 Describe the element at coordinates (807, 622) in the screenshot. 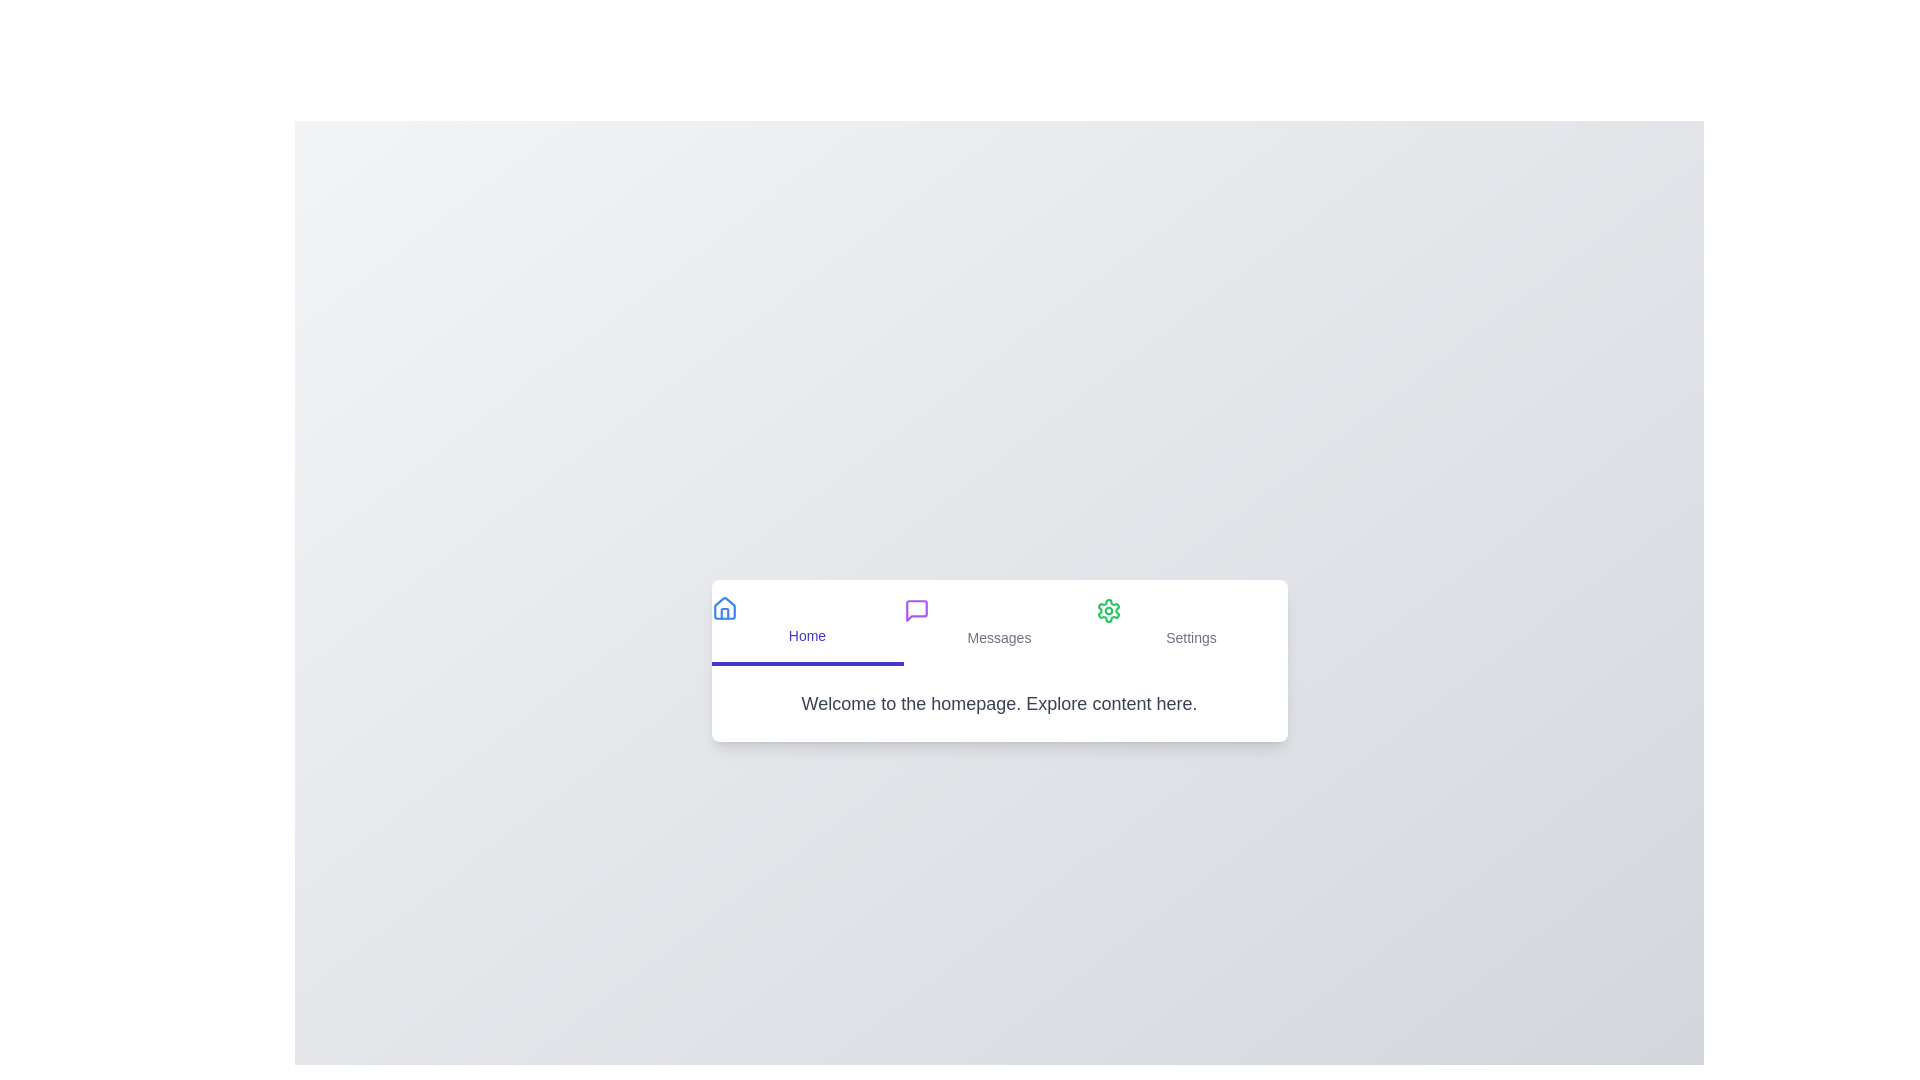

I see `the tab Home` at that location.